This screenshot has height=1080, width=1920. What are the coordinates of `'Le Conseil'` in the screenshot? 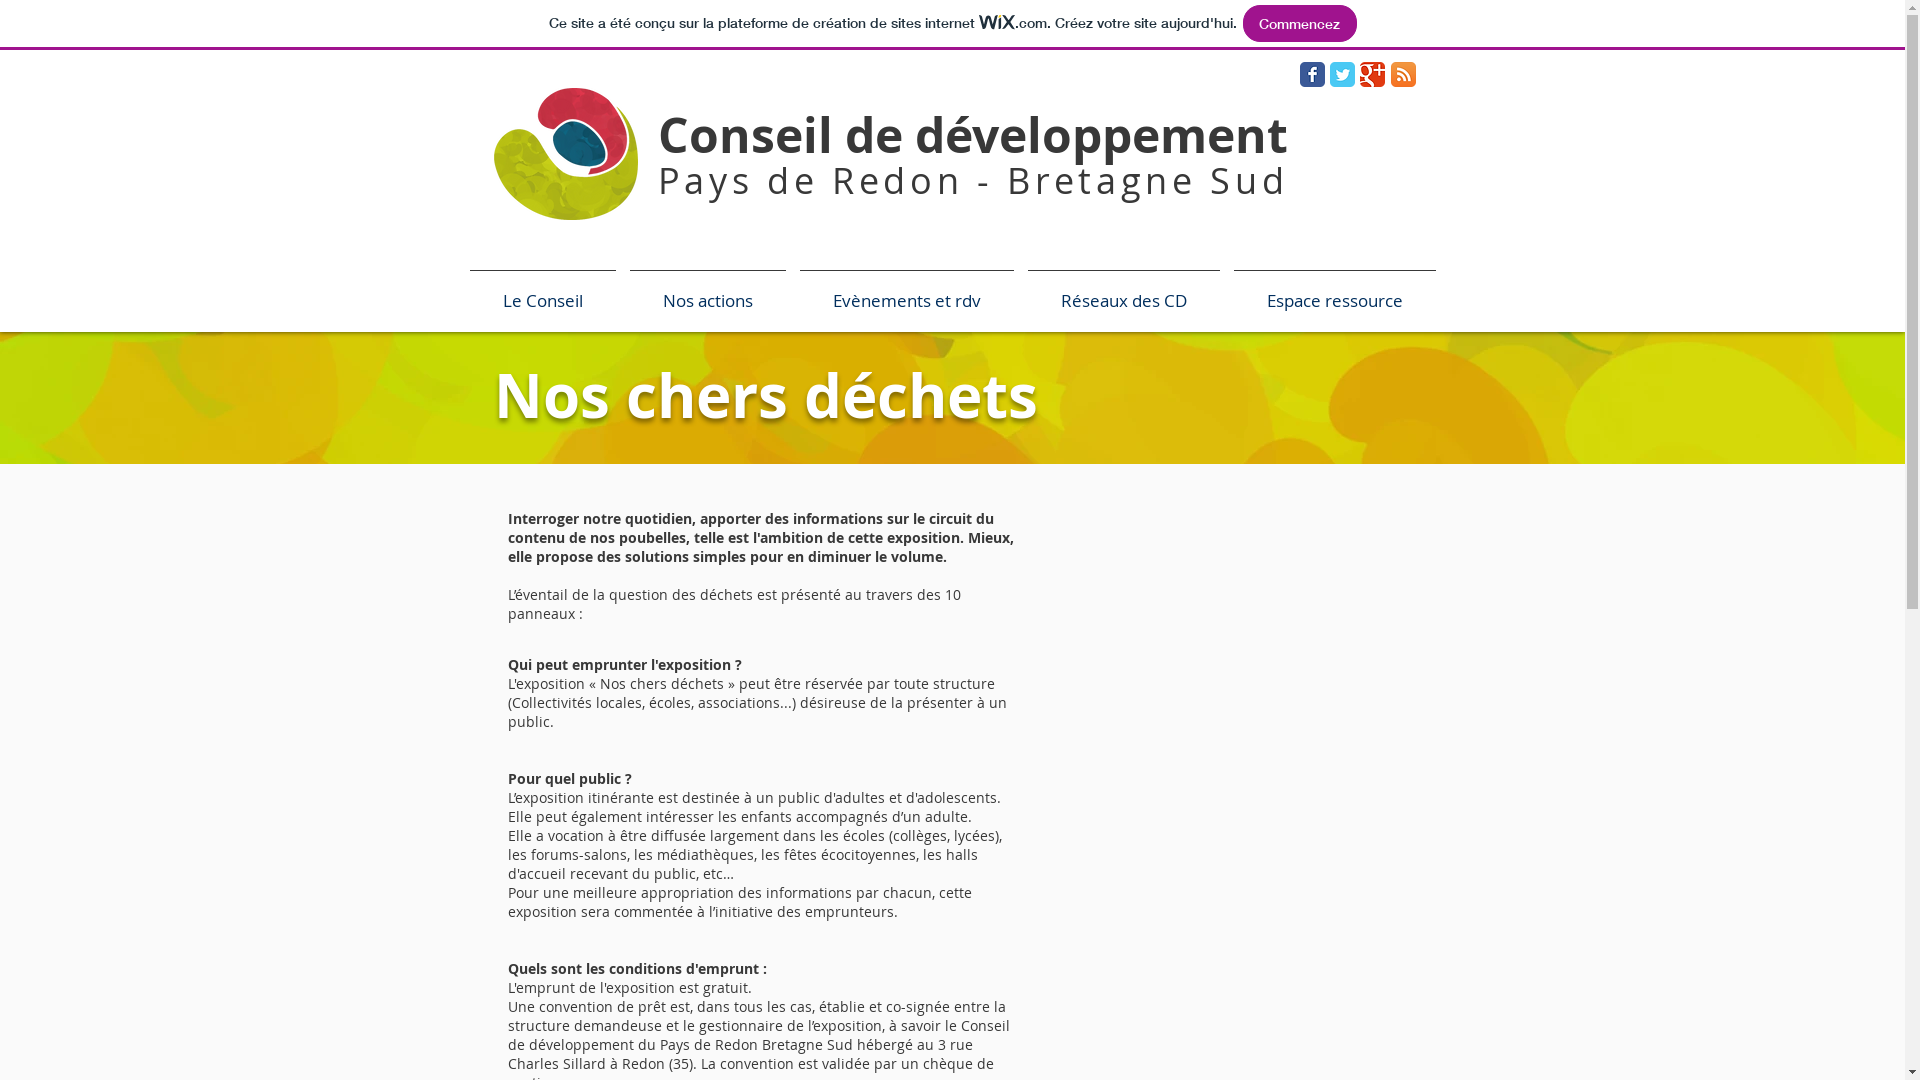 It's located at (542, 291).